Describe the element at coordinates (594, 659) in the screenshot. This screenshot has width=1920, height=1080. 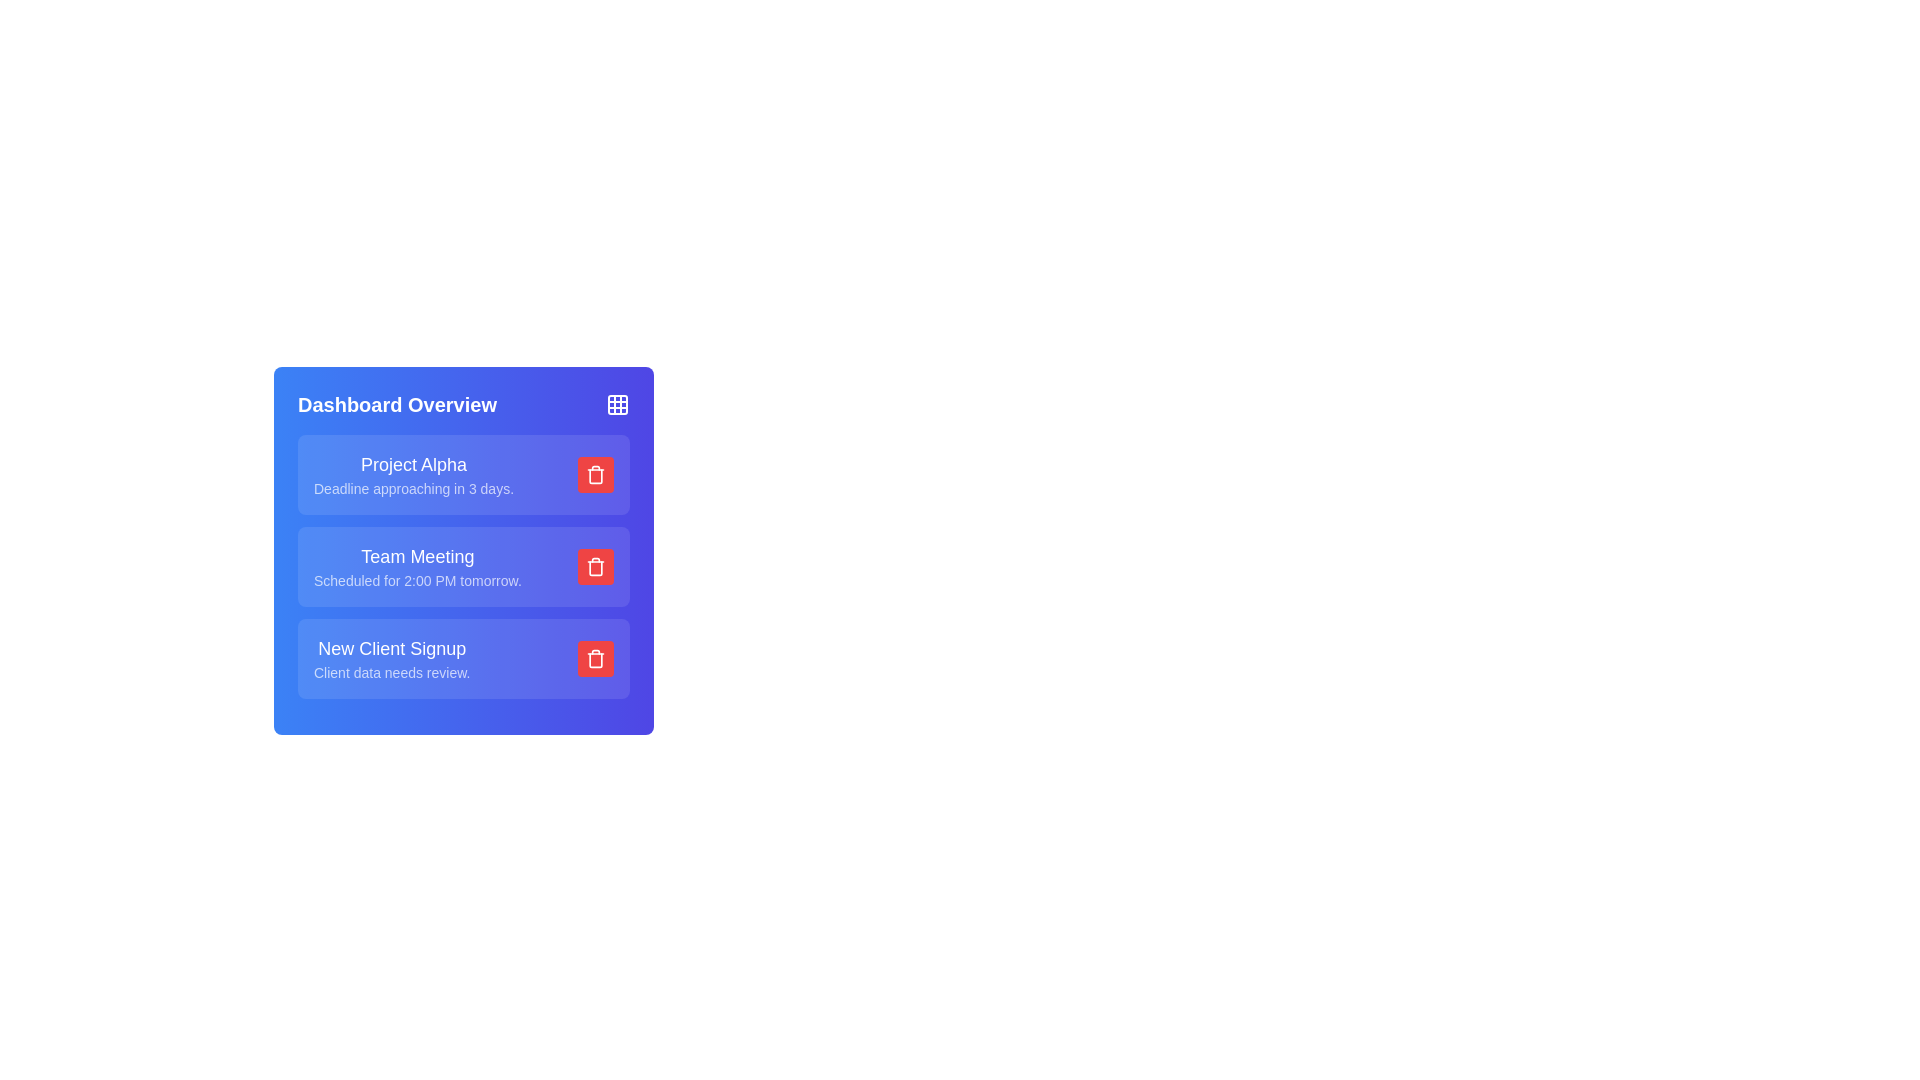
I see `the red delete button with a white-trashcan icon located at the bottom-right corner of the 'New Client Signup' card to observe its color change` at that location.